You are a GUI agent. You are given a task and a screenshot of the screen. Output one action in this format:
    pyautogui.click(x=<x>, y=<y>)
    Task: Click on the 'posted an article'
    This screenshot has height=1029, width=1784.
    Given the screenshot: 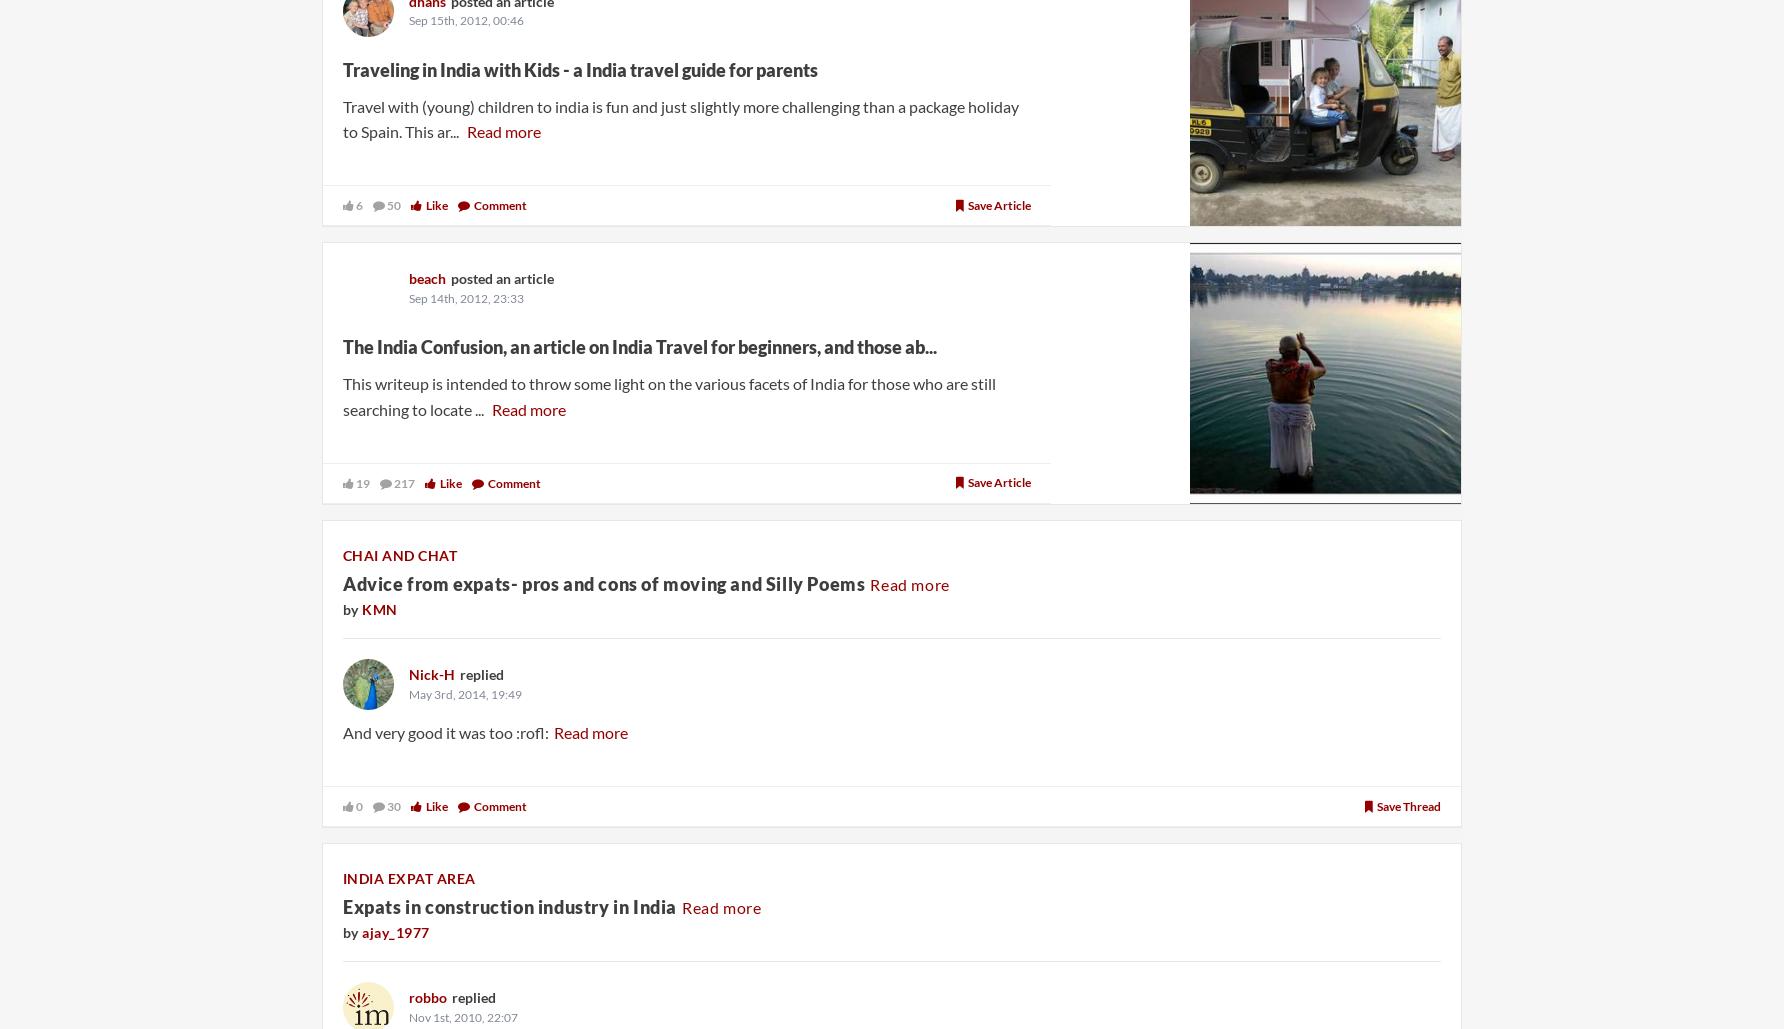 What is the action you would take?
    pyautogui.click(x=502, y=277)
    